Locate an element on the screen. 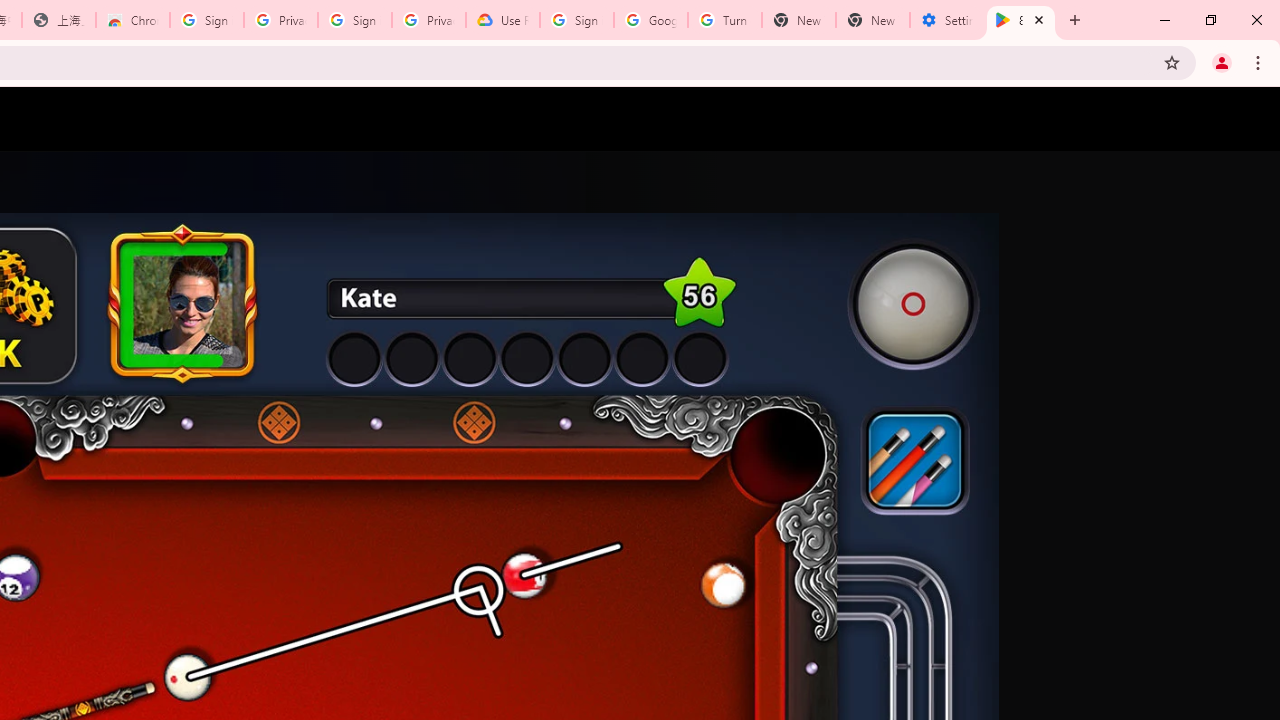 The image size is (1280, 720). '8 Ball Pool - Apps on Google Play' is located at coordinates (1021, 20).